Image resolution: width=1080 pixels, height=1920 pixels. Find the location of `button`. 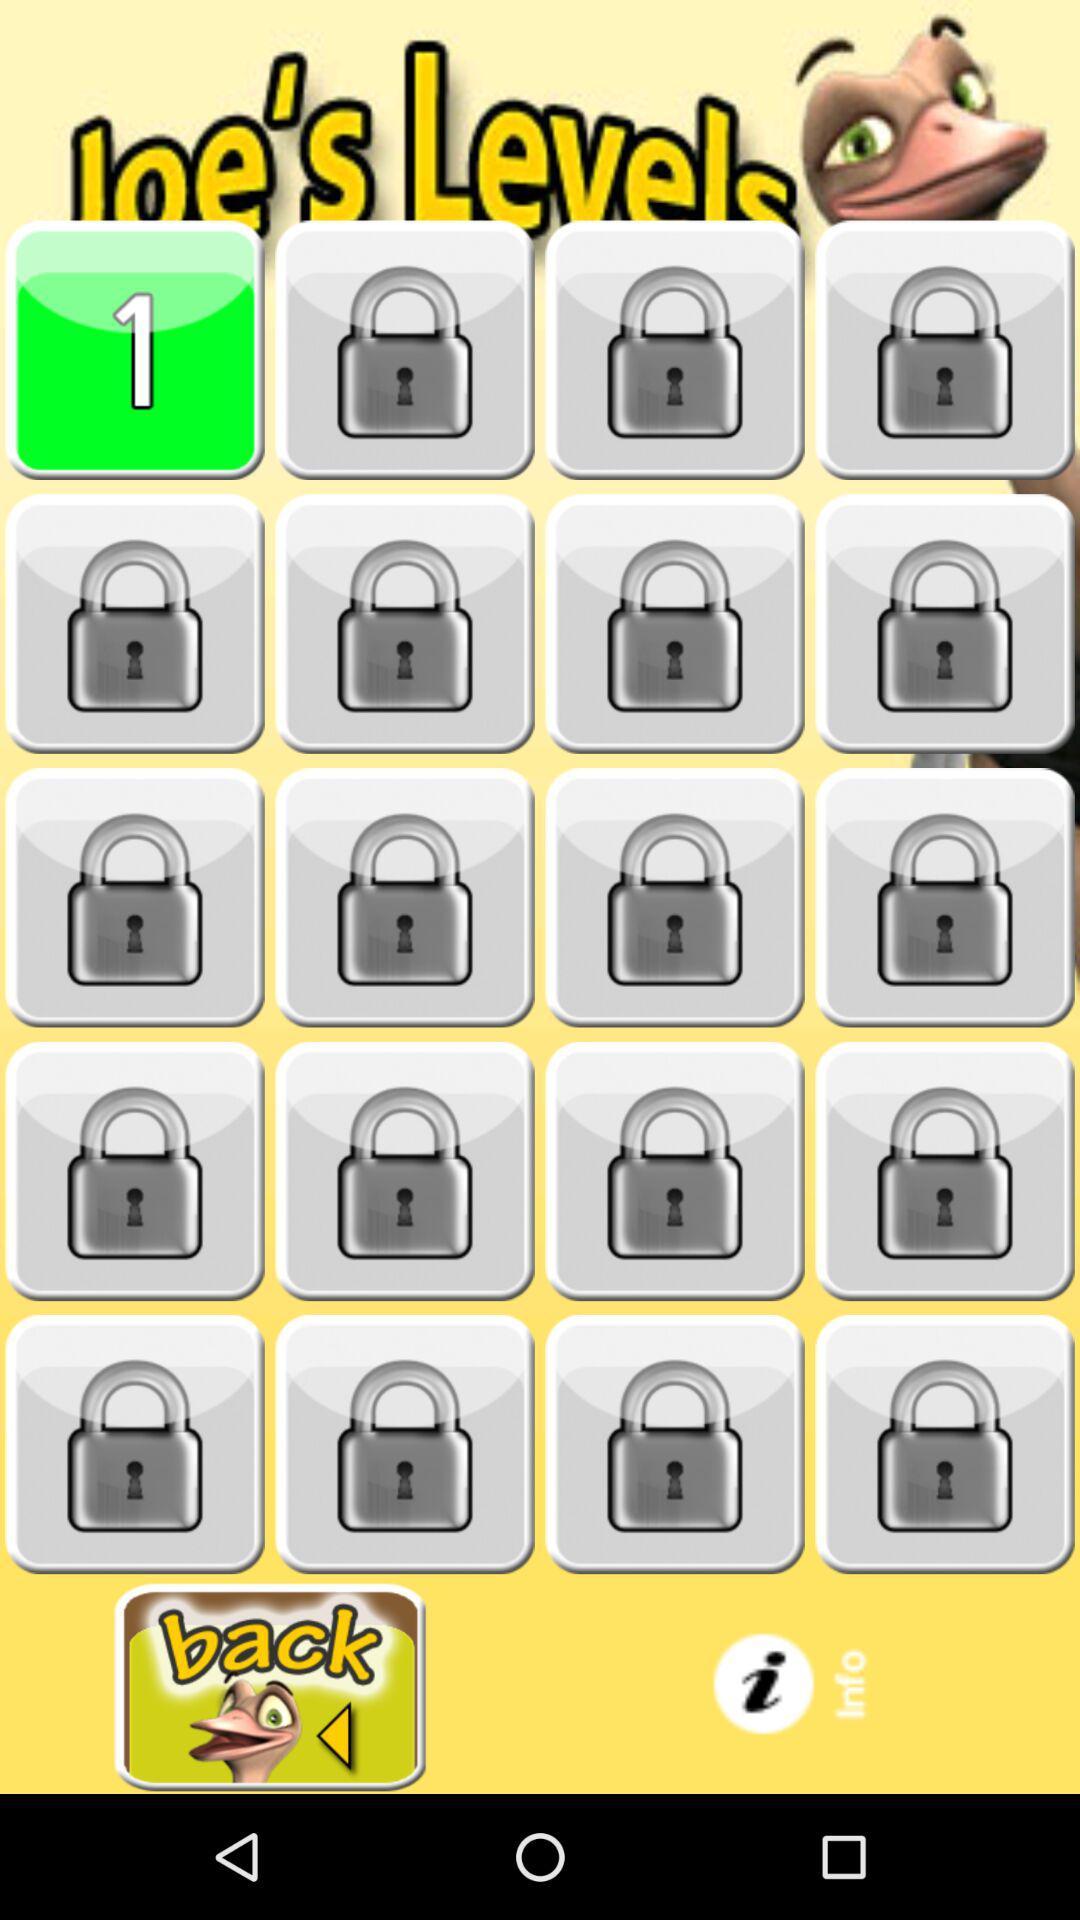

button is located at coordinates (675, 623).